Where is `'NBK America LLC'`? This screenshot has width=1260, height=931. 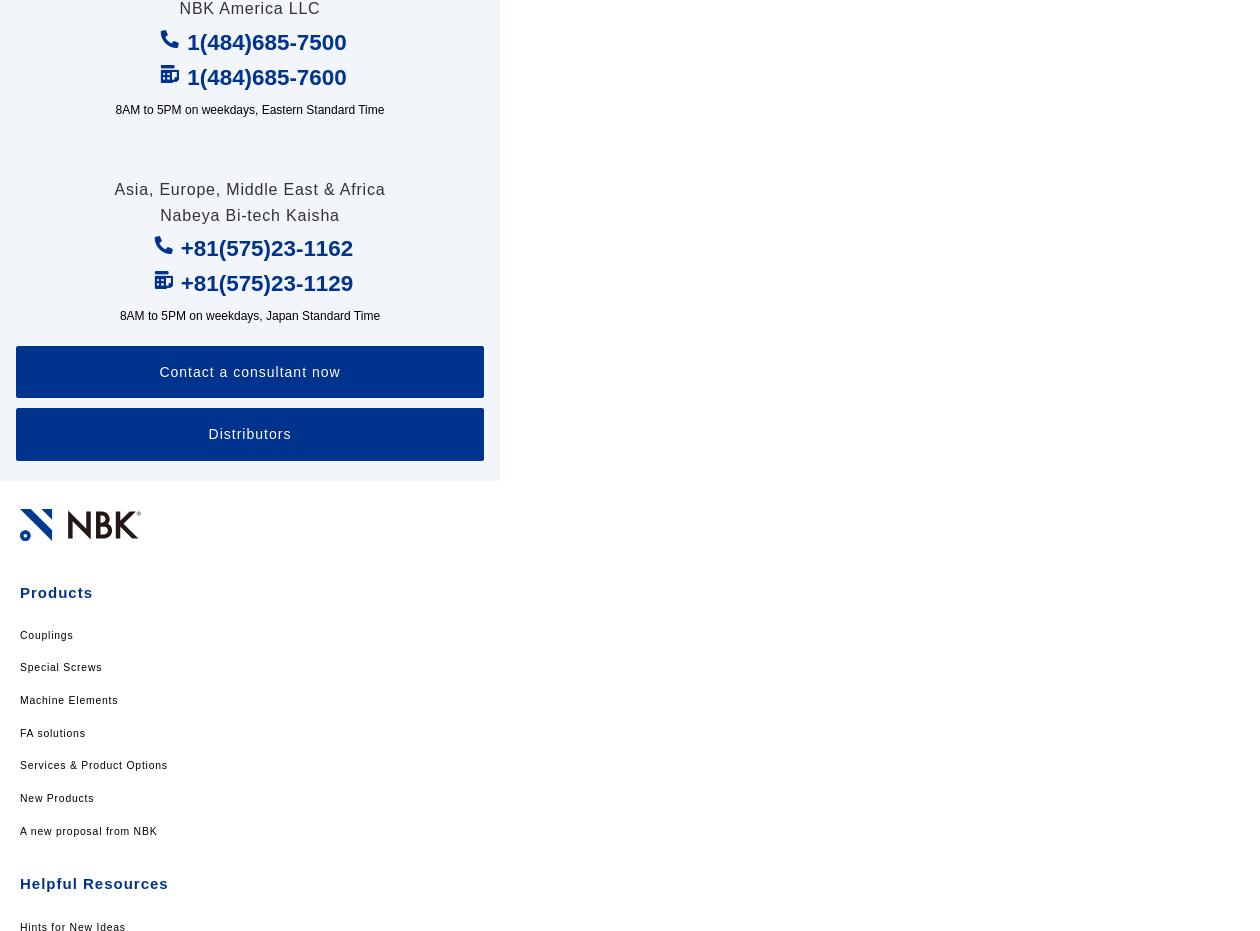
'NBK America LLC' is located at coordinates (249, 7).